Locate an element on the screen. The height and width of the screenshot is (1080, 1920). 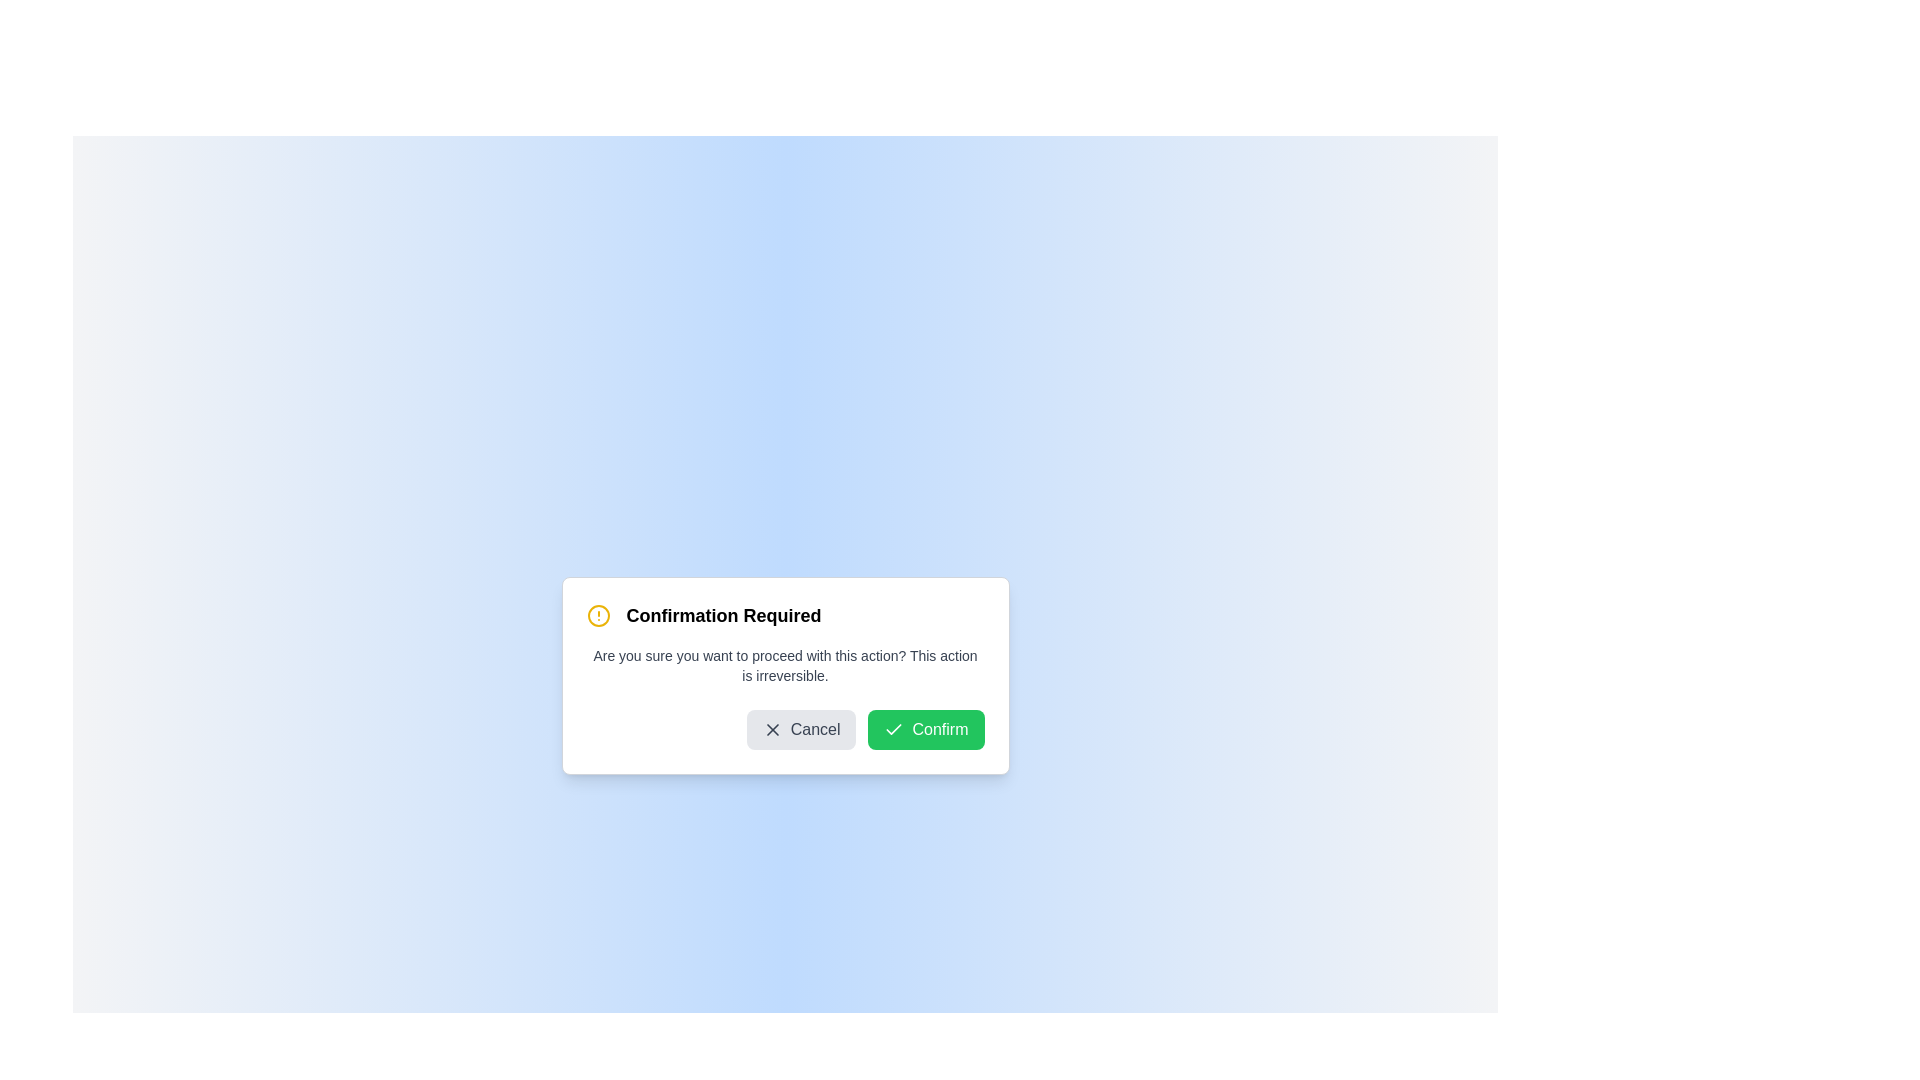
the confirm button located on the right-hand side of the dialog box's footer, which contains the success confirmation icon is located at coordinates (893, 729).